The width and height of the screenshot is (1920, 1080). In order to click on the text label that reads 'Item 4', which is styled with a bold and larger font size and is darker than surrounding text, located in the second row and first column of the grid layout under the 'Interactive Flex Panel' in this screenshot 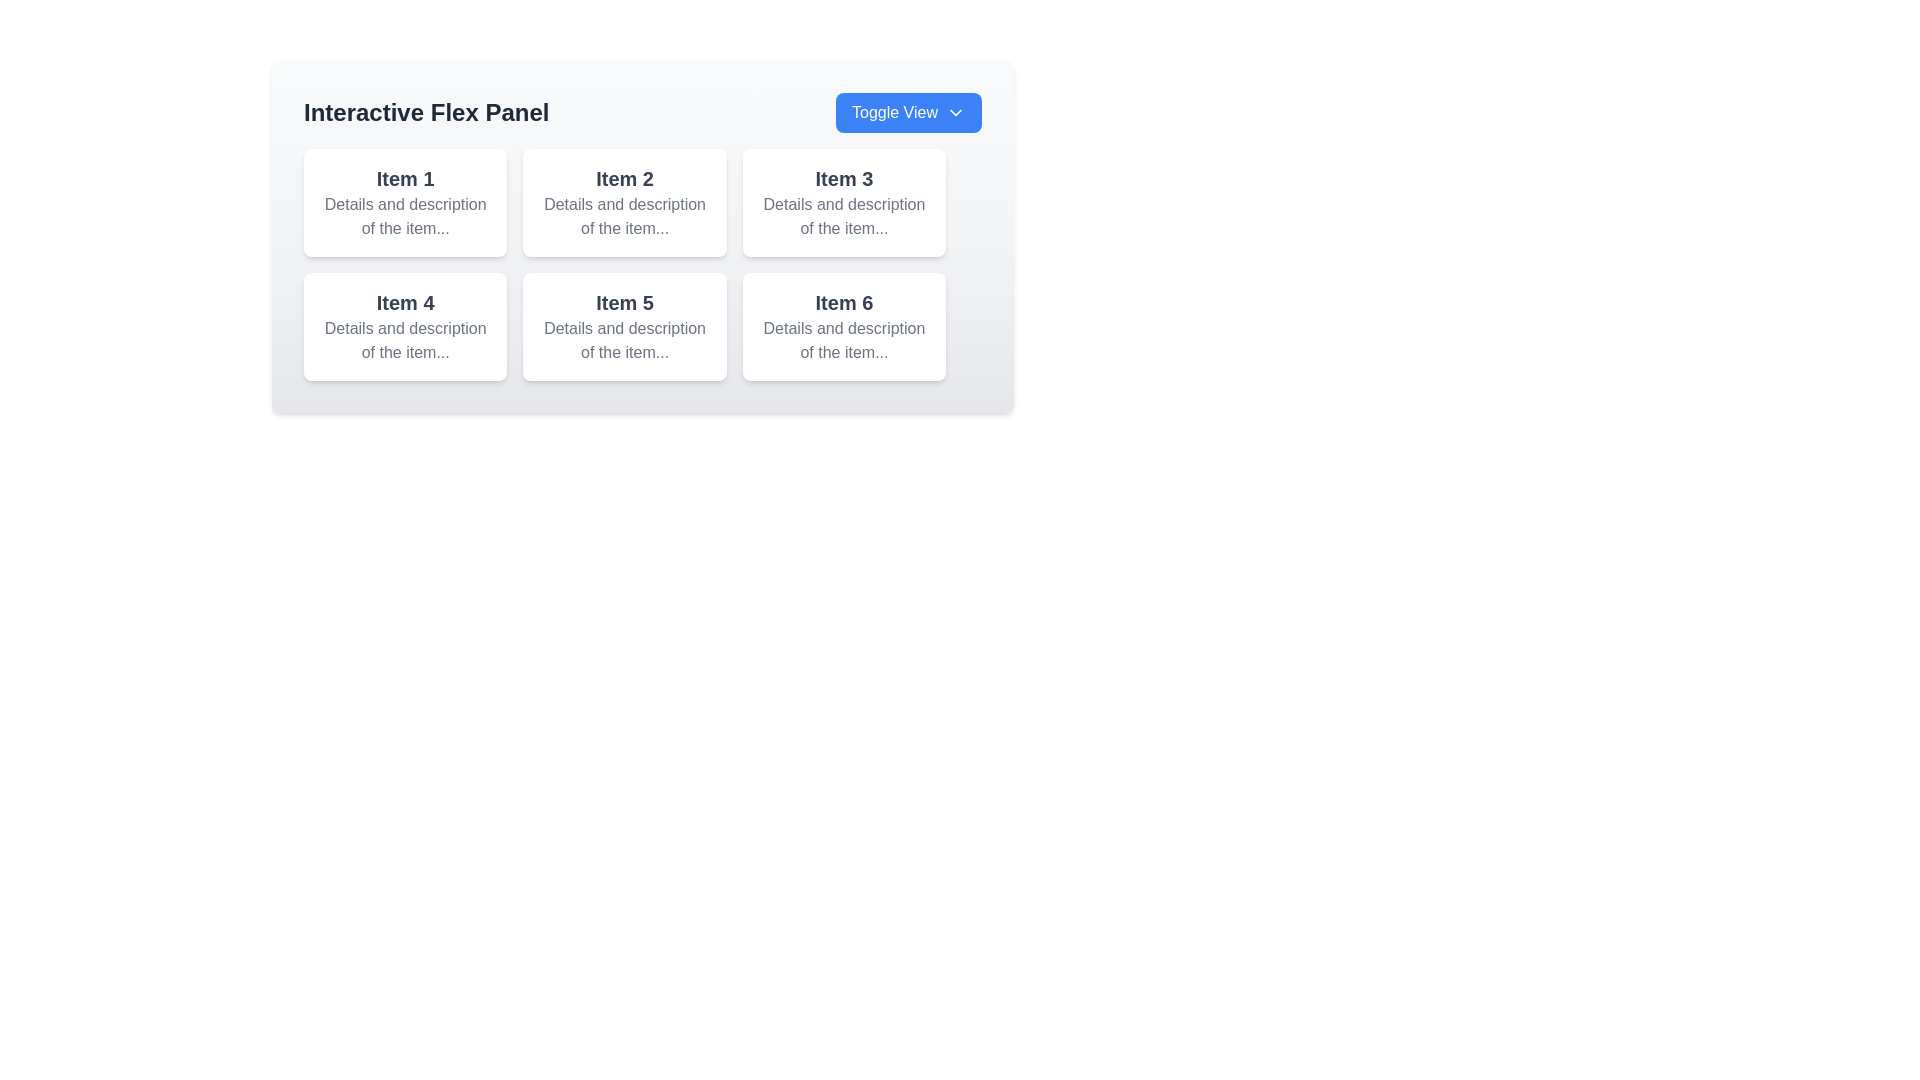, I will do `click(404, 303)`.